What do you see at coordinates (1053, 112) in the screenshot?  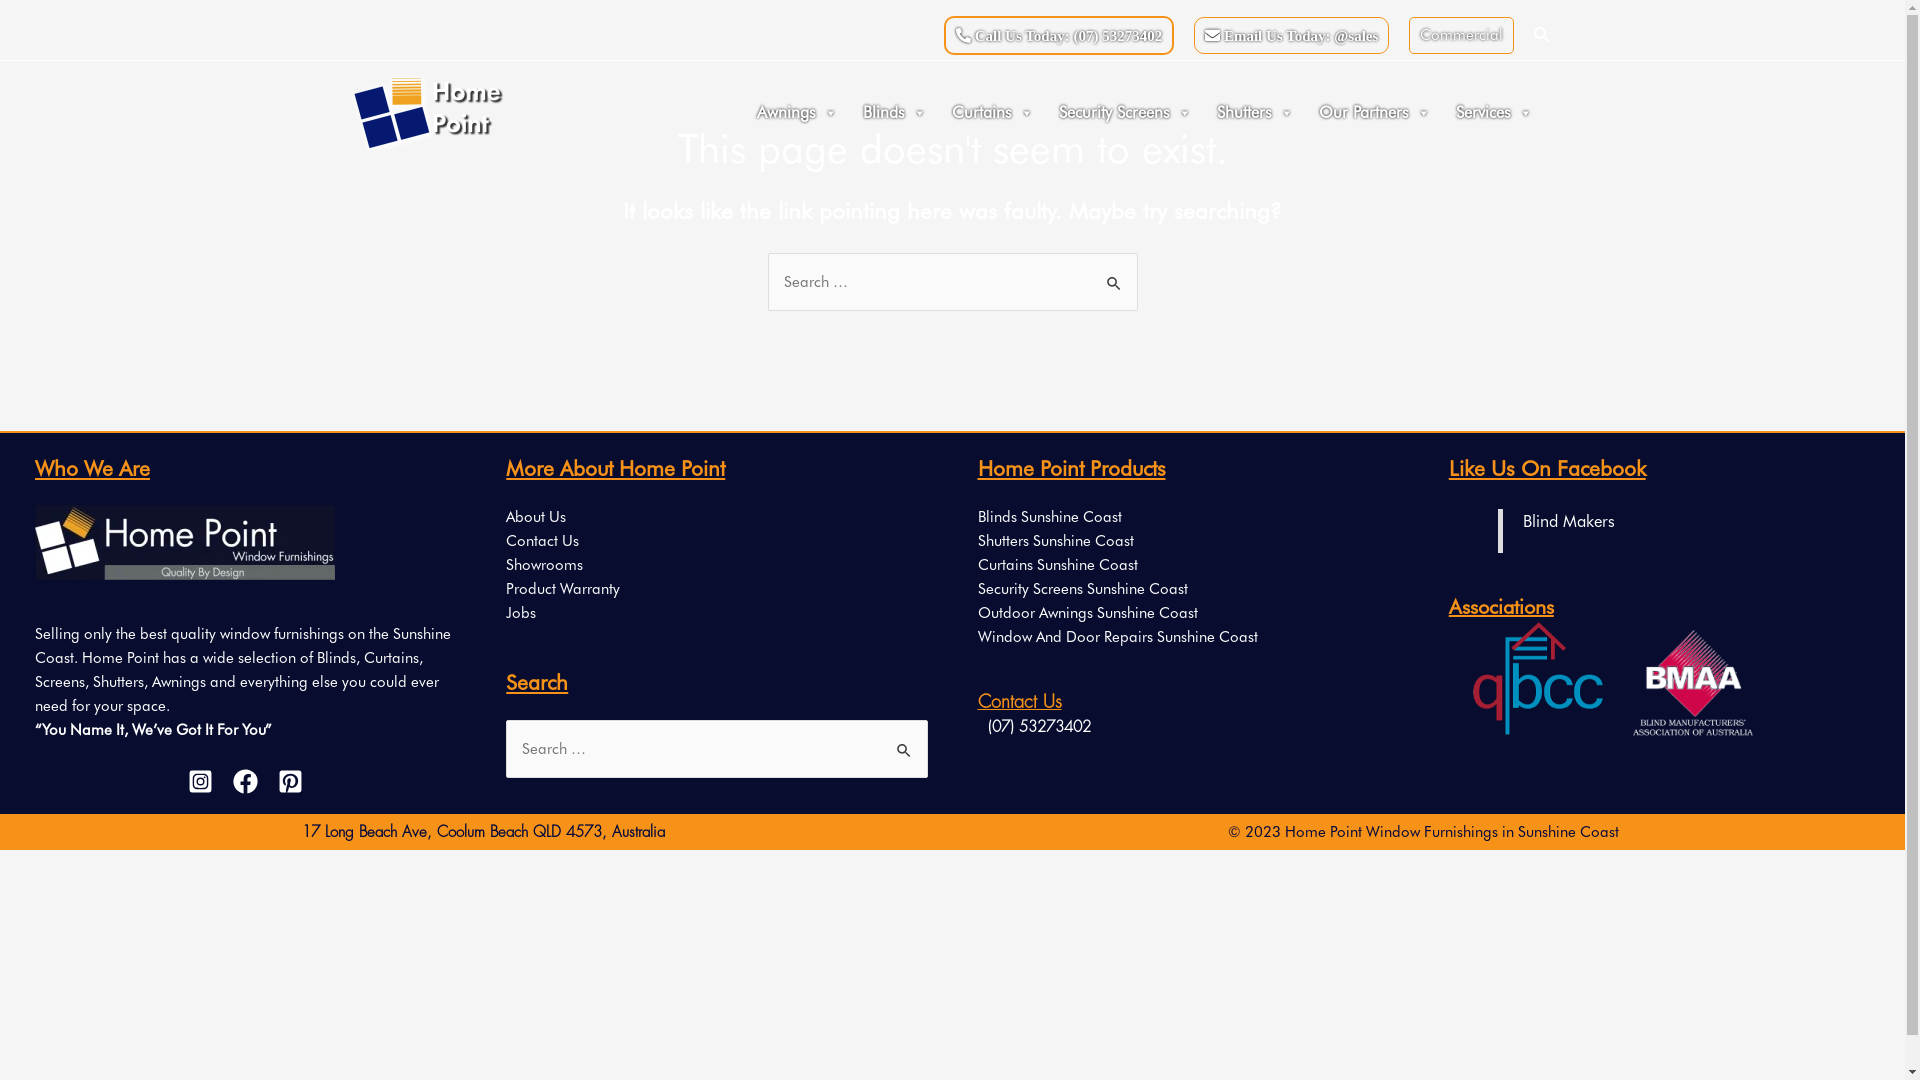 I see `'Security Screens'` at bounding box center [1053, 112].